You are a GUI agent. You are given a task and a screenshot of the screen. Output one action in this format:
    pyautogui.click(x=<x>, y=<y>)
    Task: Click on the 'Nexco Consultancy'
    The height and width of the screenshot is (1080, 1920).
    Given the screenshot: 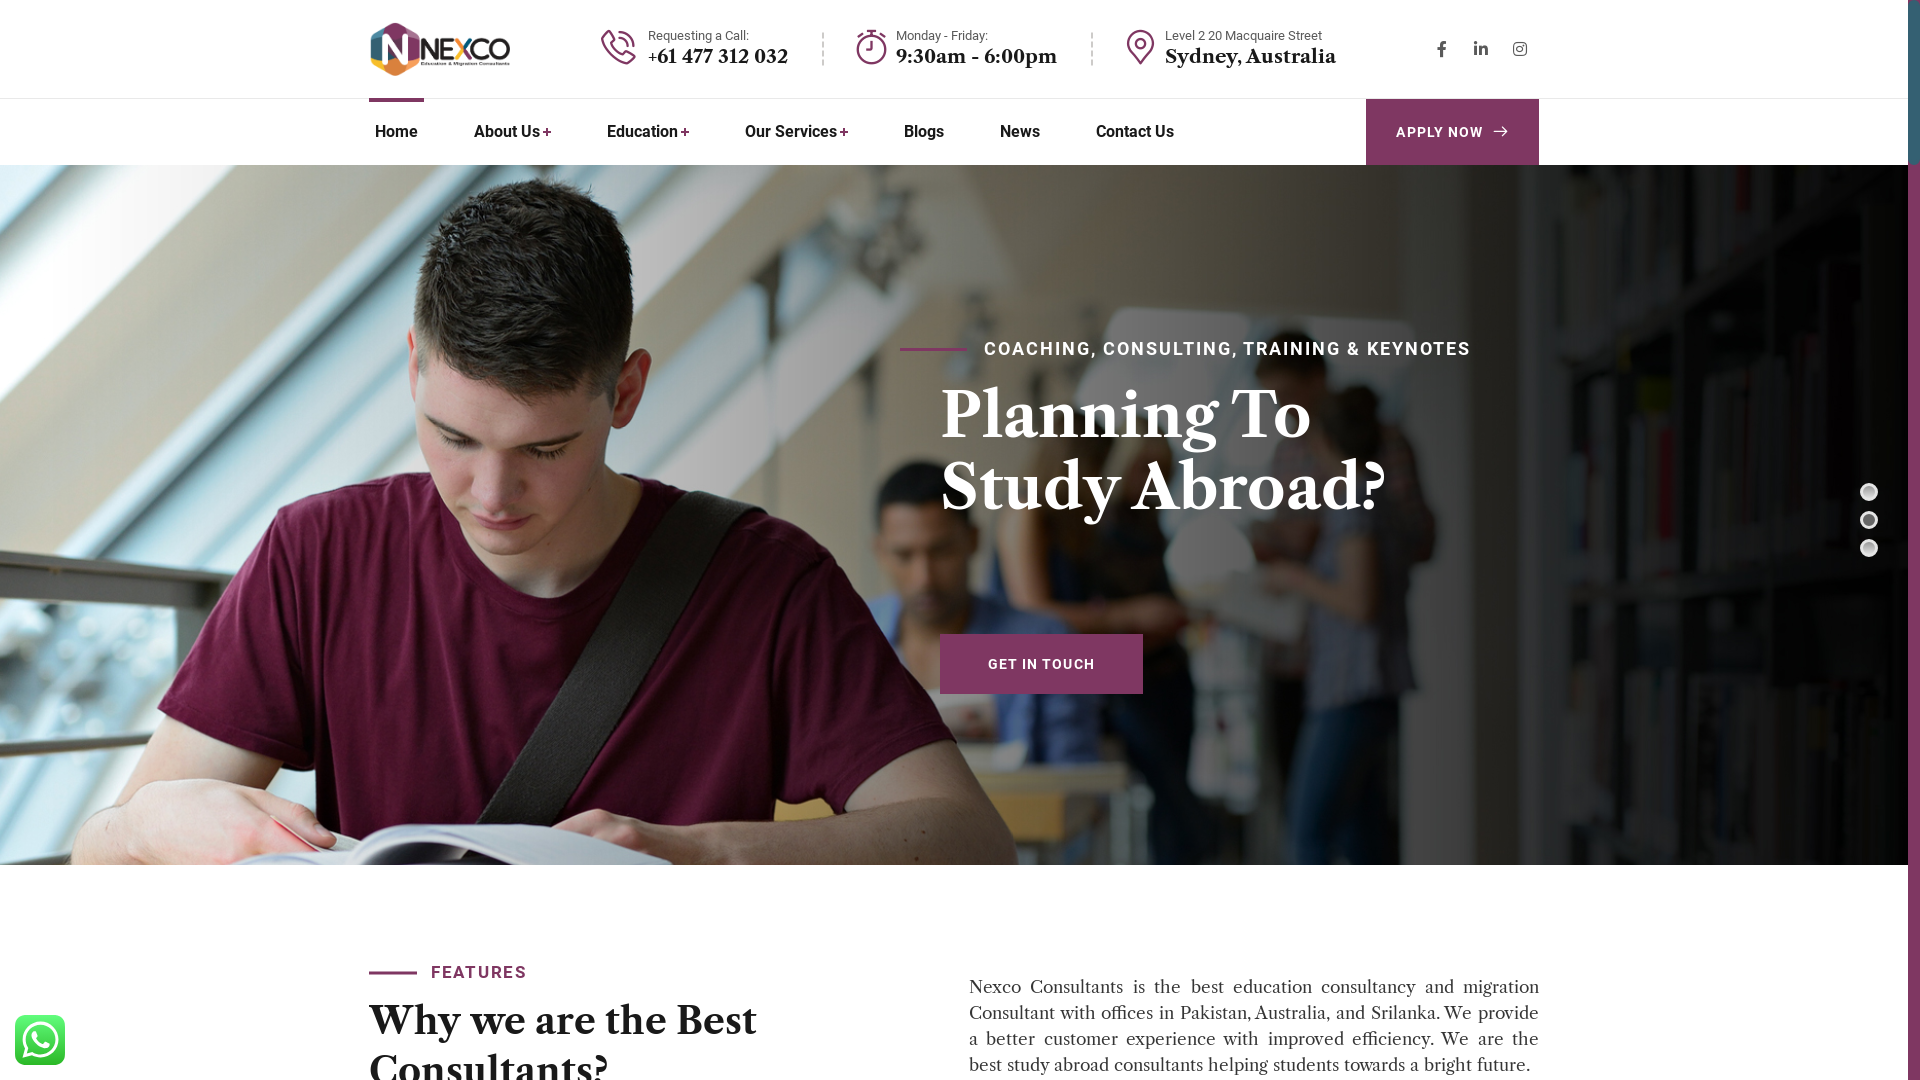 What is the action you would take?
    pyautogui.click(x=440, y=46)
    